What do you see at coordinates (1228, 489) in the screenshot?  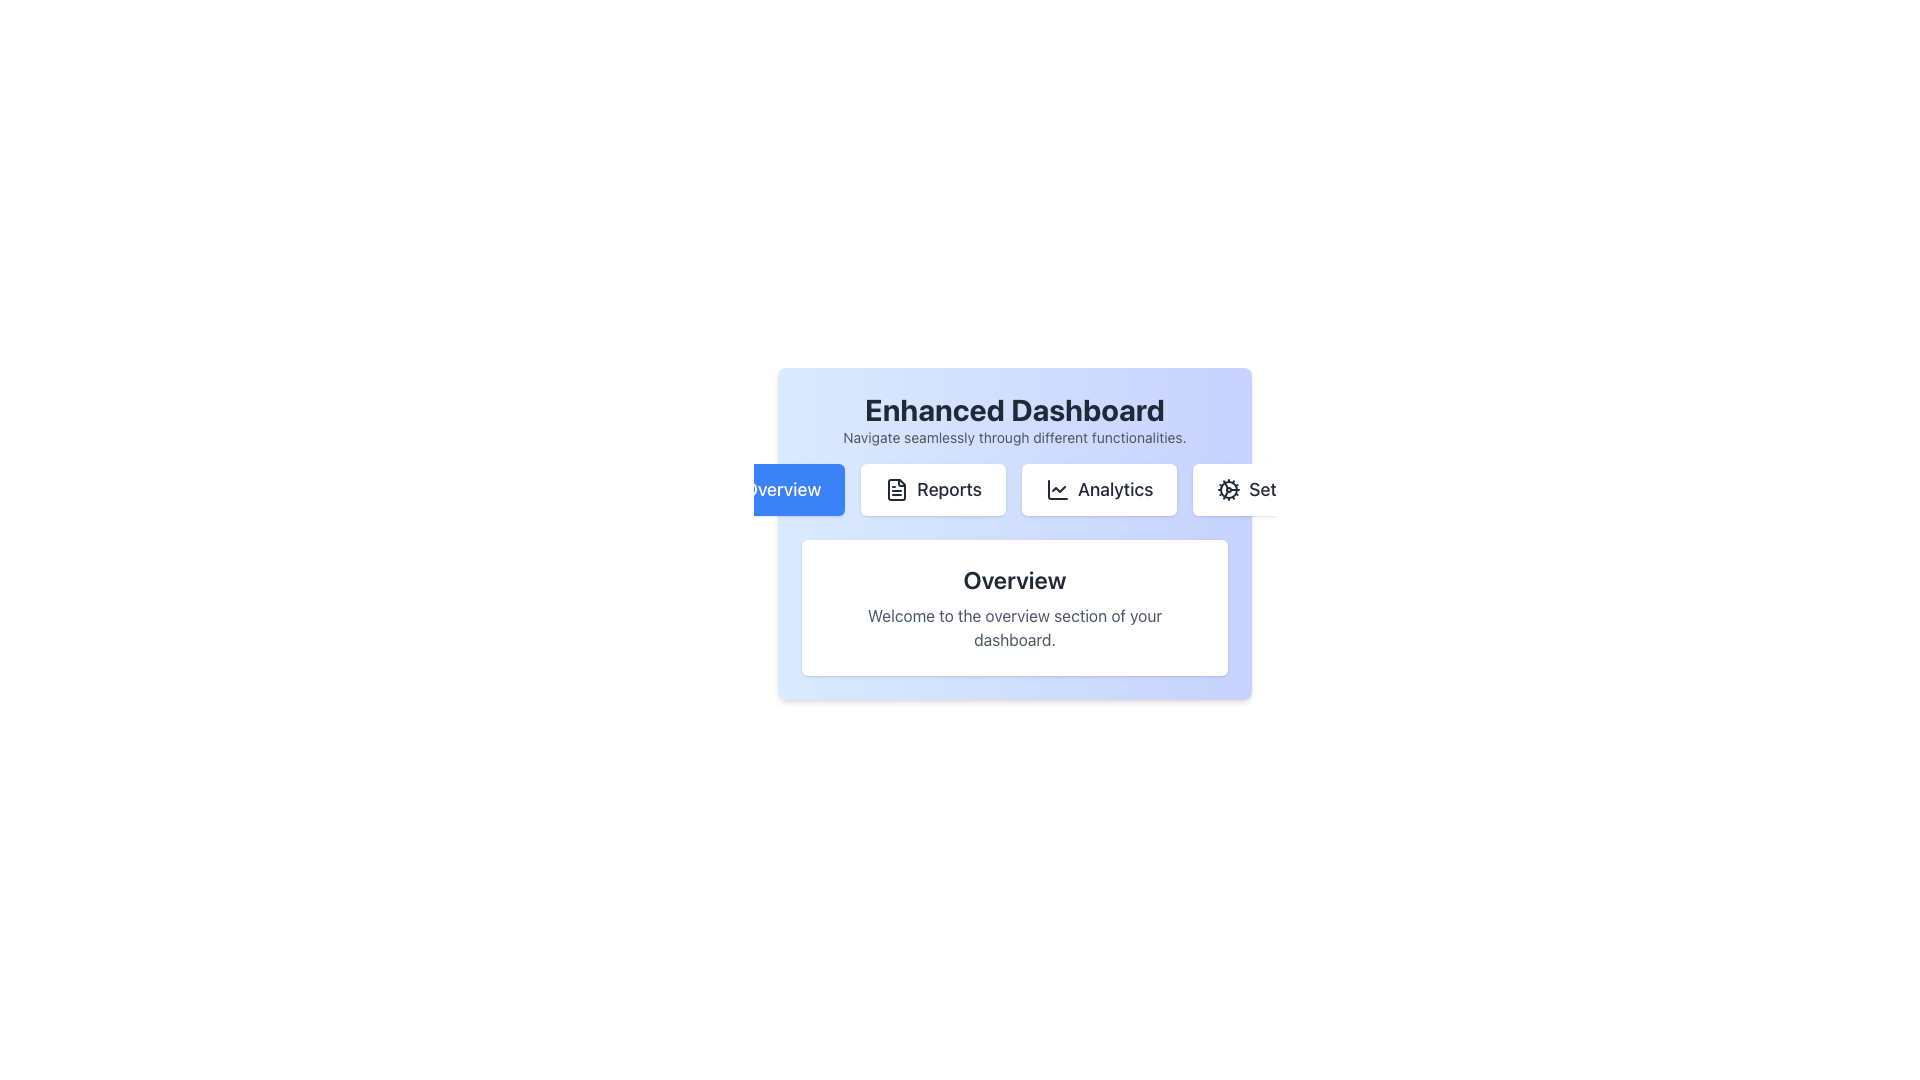 I see `the cogwheel icon in the upper-right section of the navigation bar` at bounding box center [1228, 489].